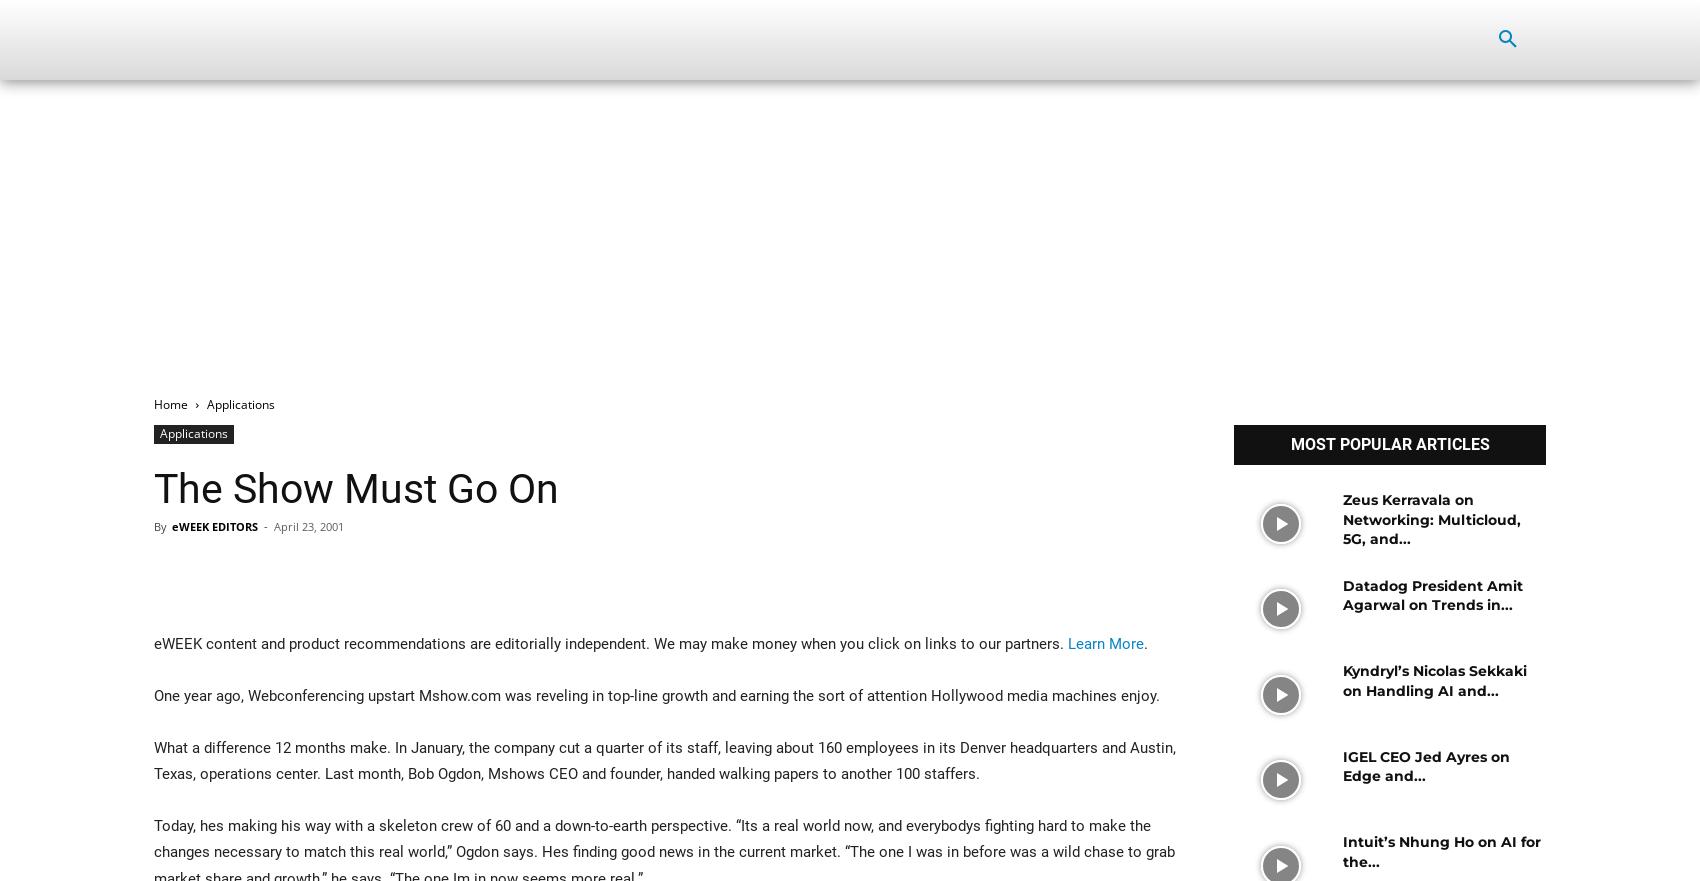 Image resolution: width=1700 pixels, height=881 pixels. Describe the element at coordinates (170, 404) in the screenshot. I see `'Home'` at that location.